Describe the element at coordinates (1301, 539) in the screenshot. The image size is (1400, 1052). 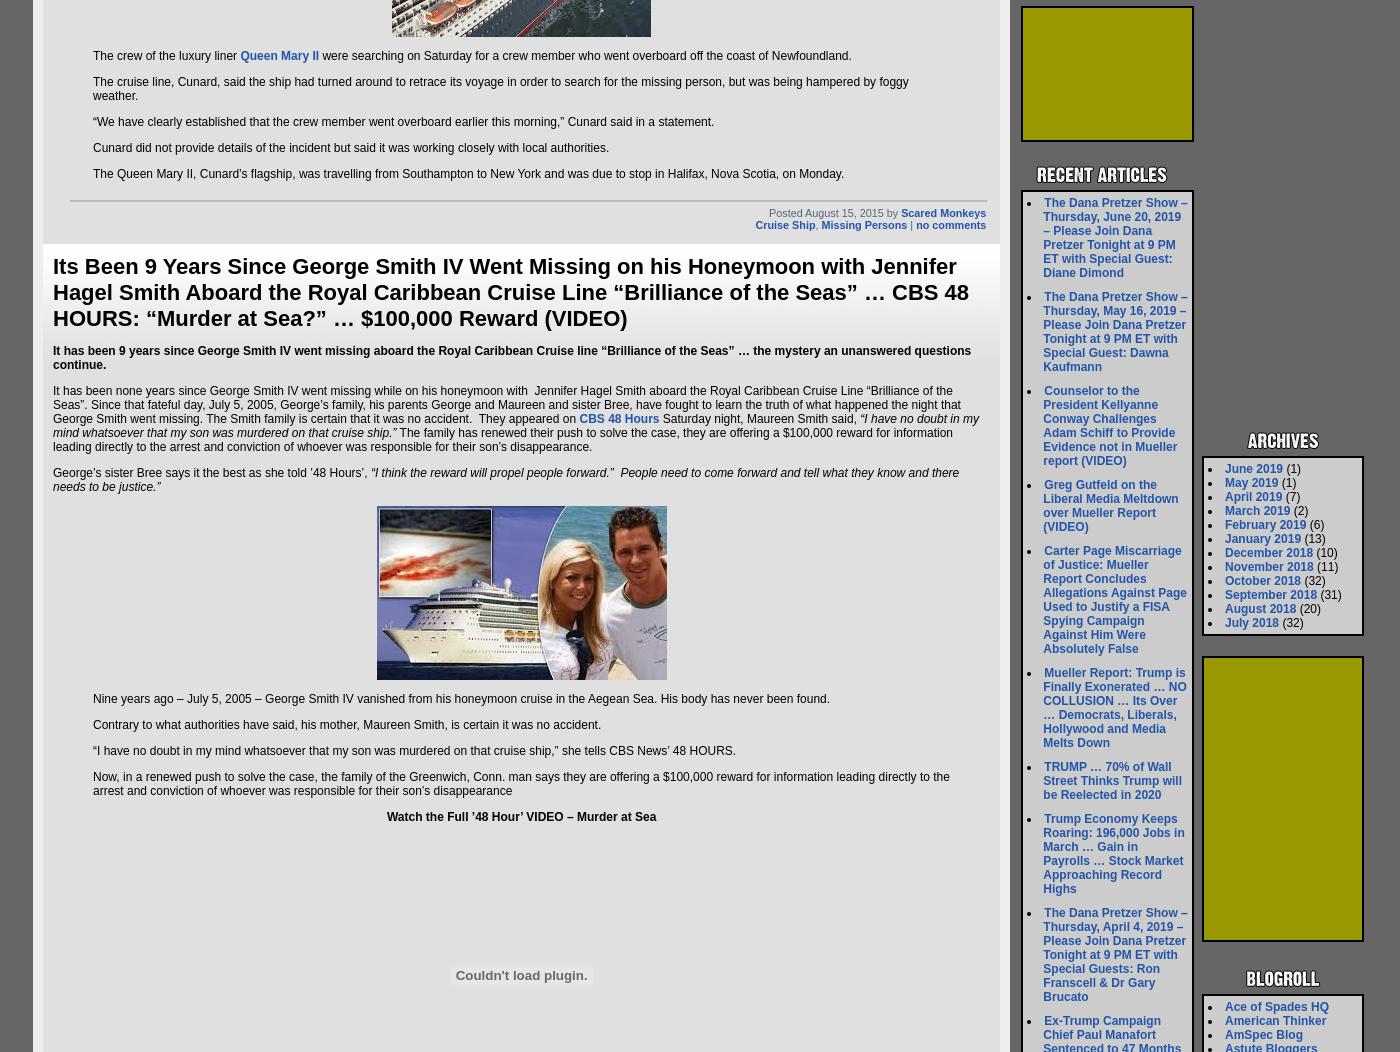
I see `'(13)'` at that location.